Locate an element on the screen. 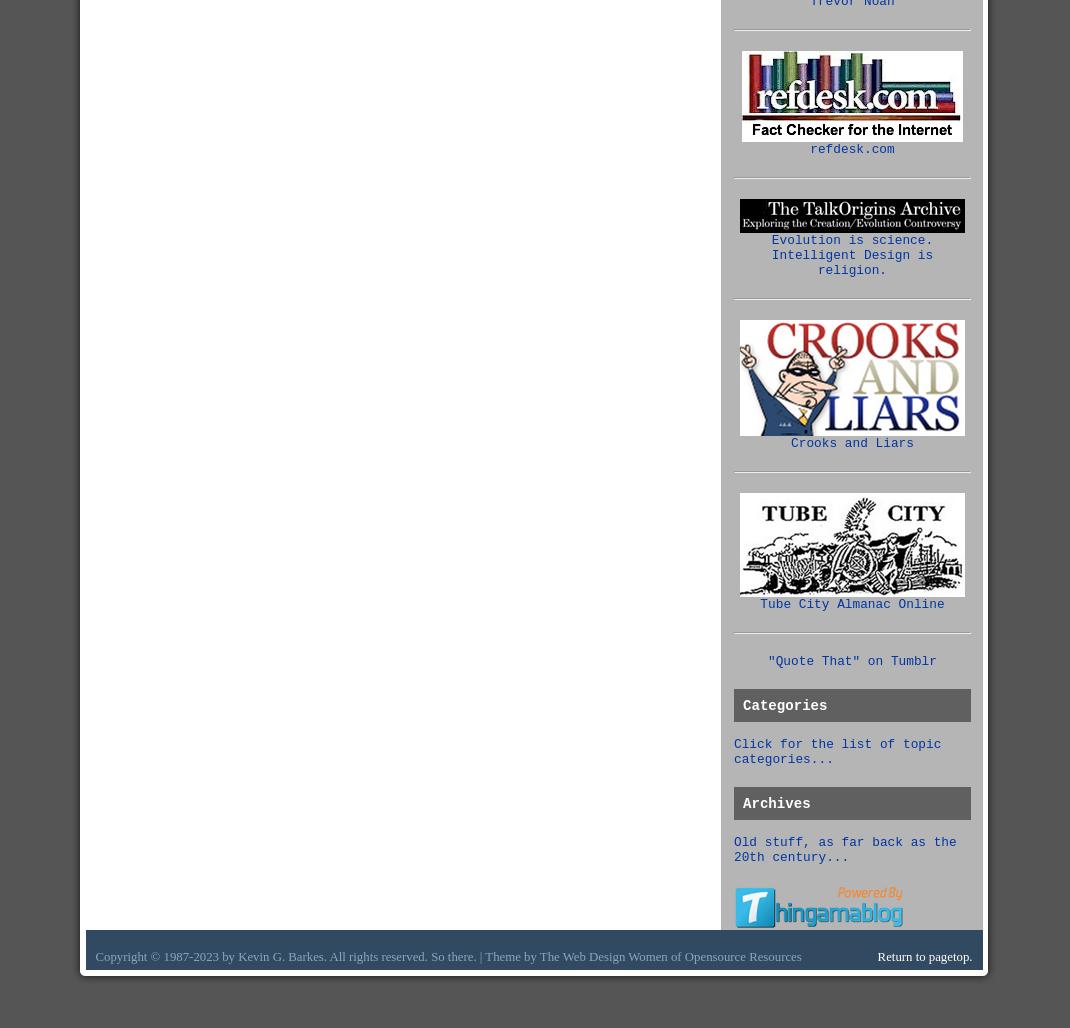  'Copyright © 1987-2023 by Kevin G. Barkes.
All rights reserved.
So there. | Theme by
The' is located at coordinates (328, 956).